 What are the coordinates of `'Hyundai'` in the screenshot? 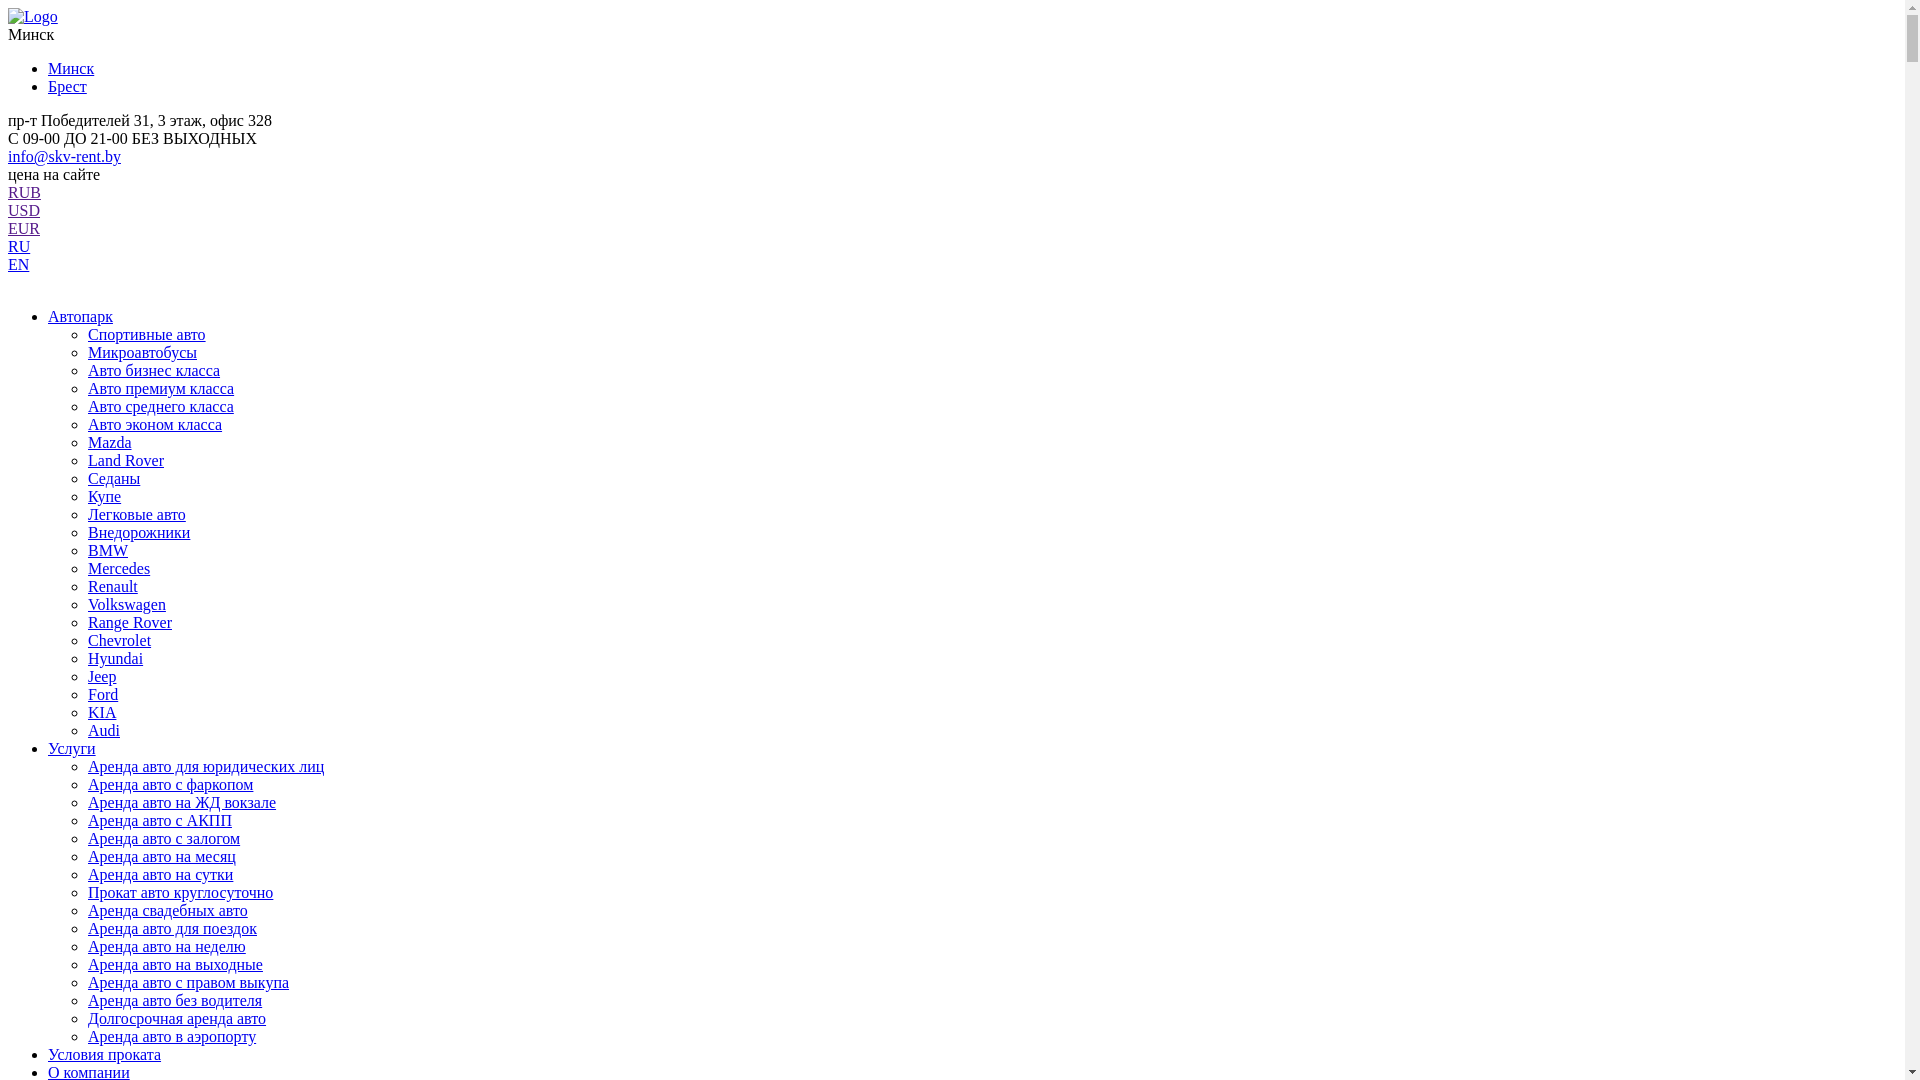 It's located at (114, 658).